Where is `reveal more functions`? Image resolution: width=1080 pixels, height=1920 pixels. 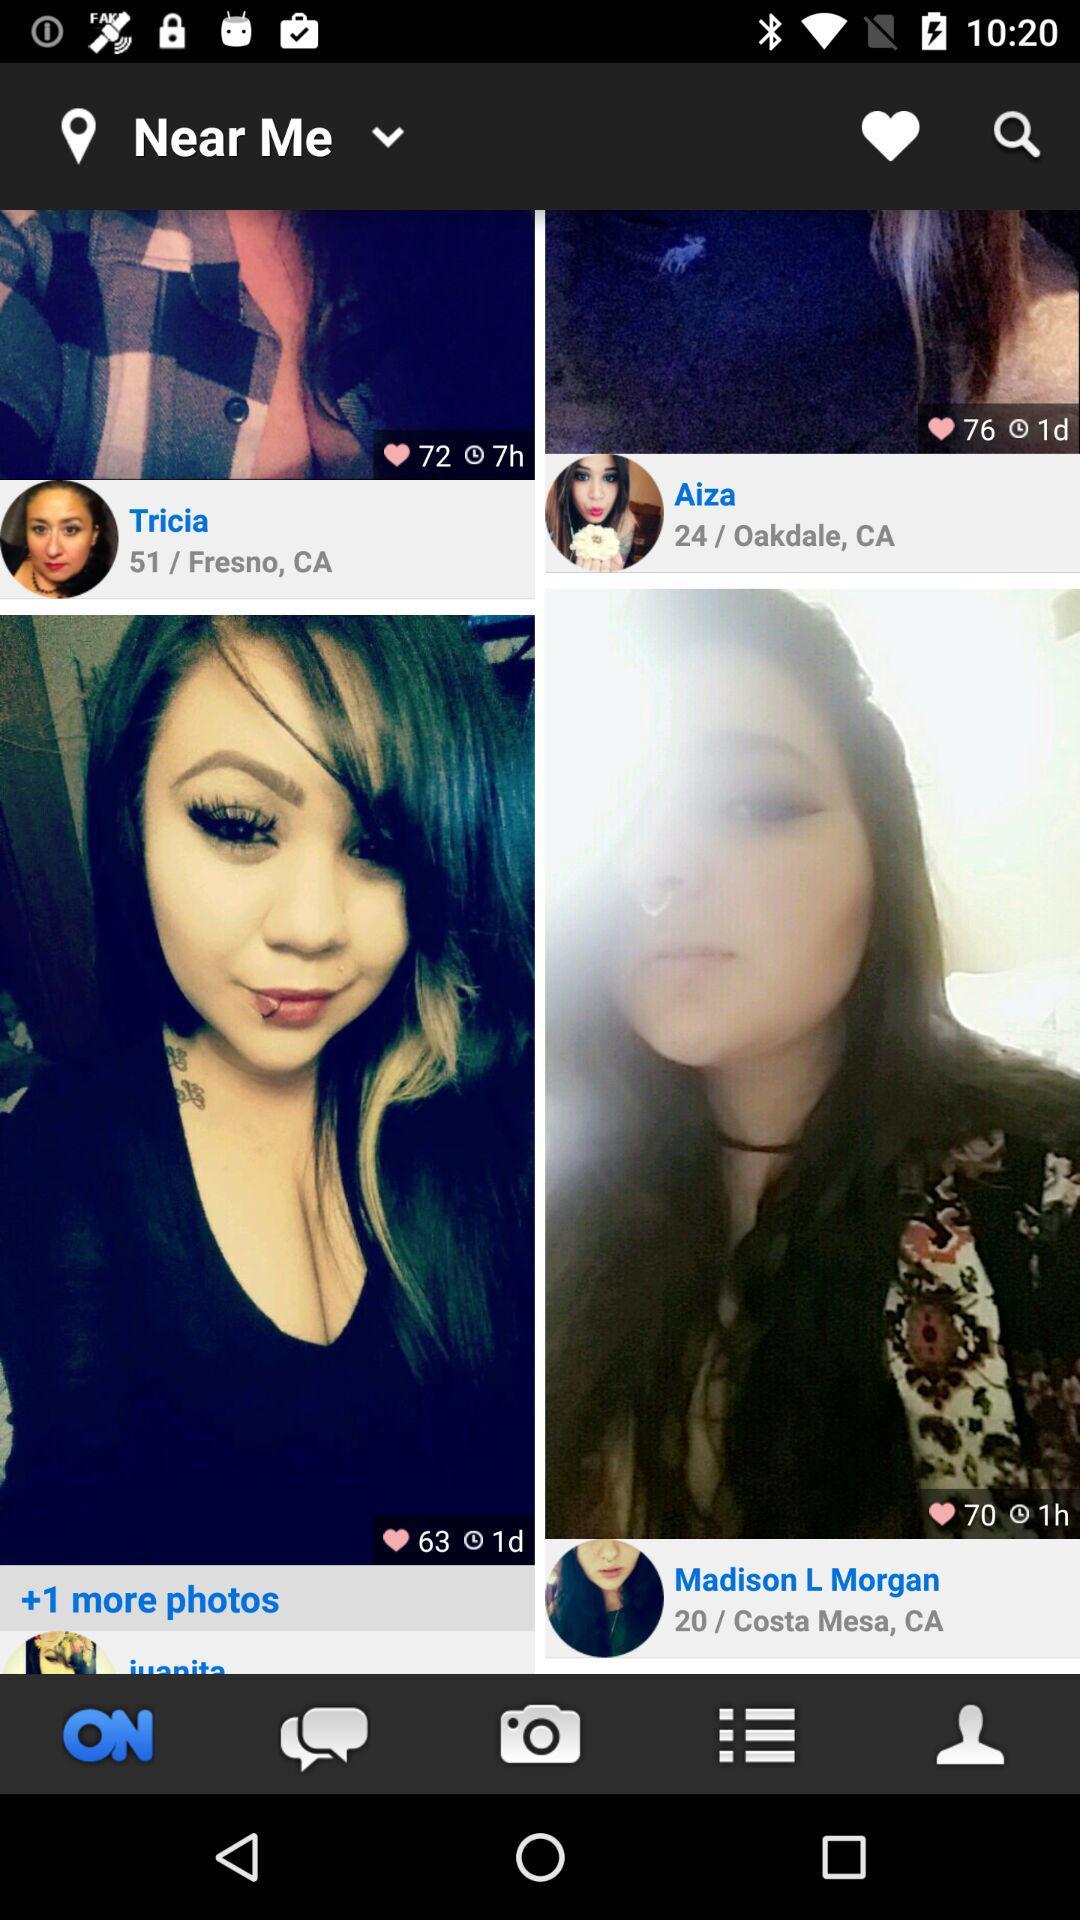 reveal more functions is located at coordinates (756, 1733).